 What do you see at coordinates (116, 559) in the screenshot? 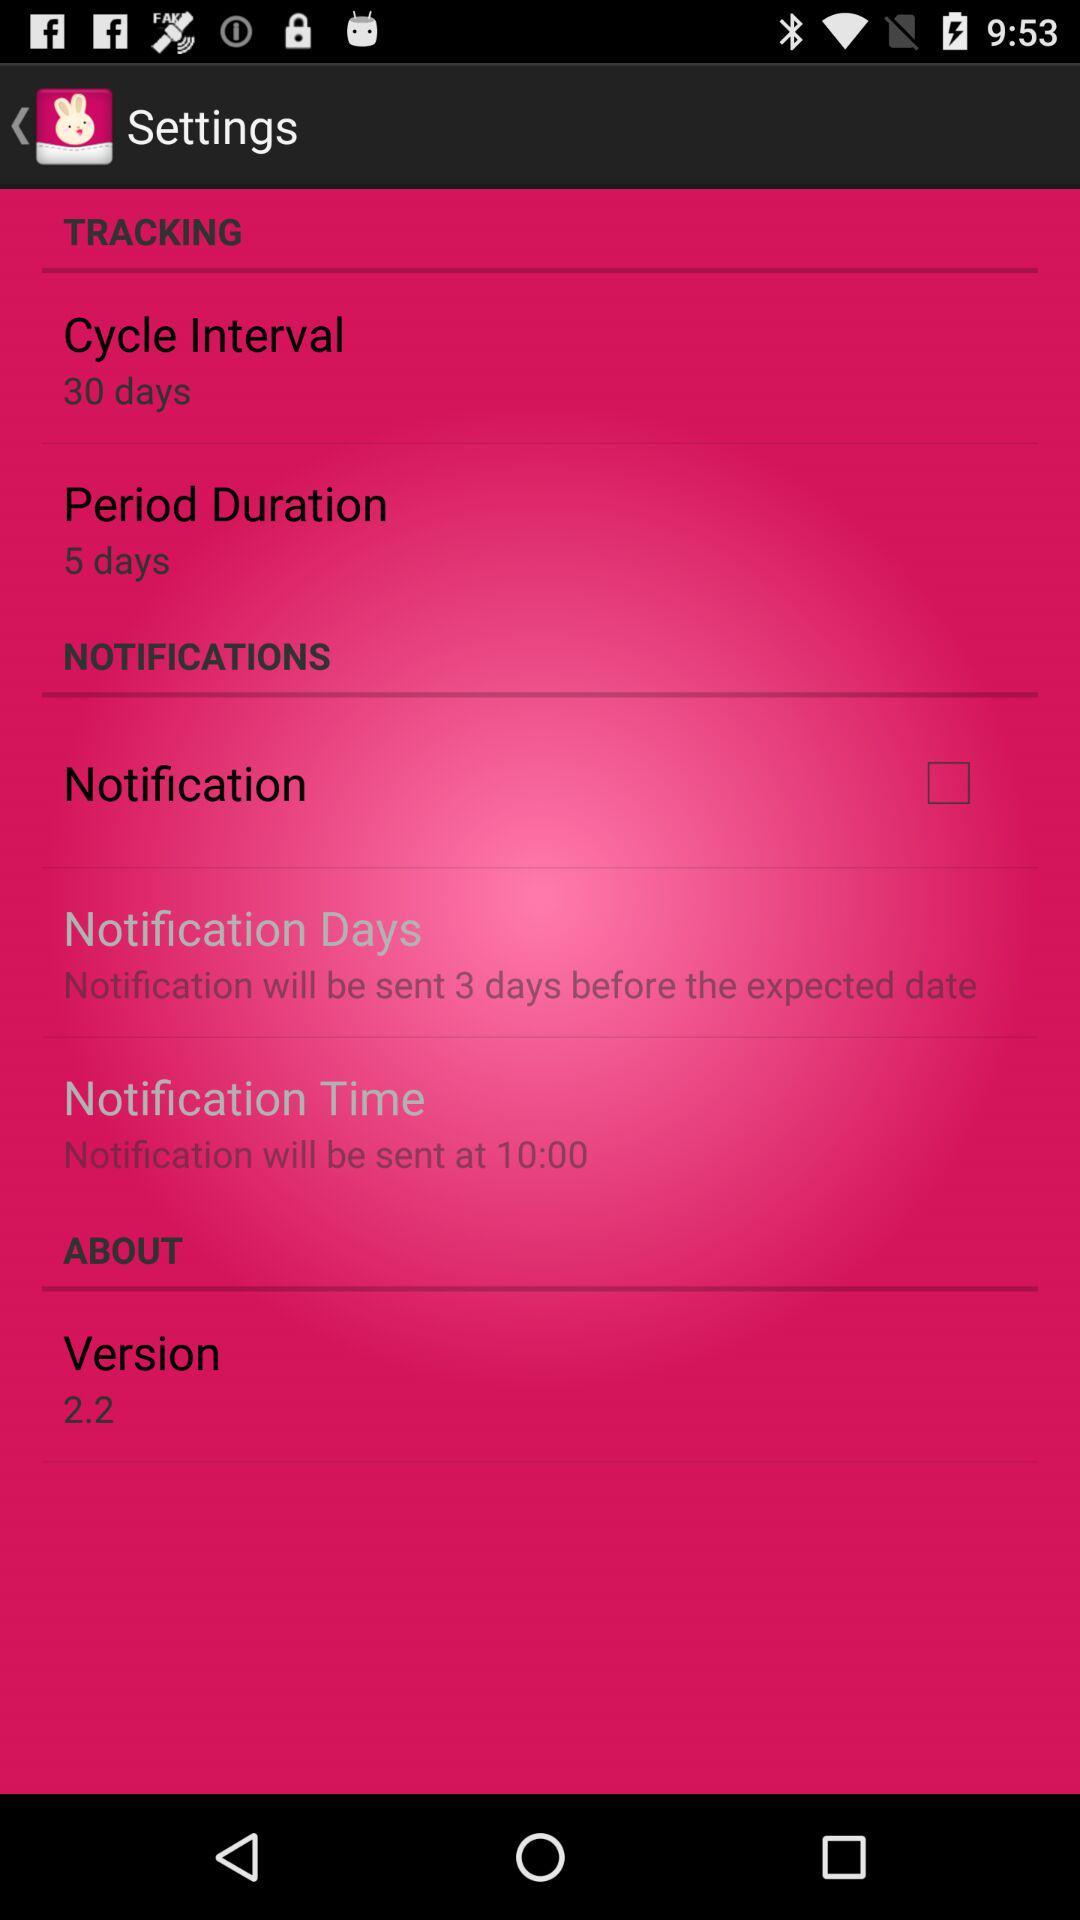
I see `5 days icon` at bounding box center [116, 559].